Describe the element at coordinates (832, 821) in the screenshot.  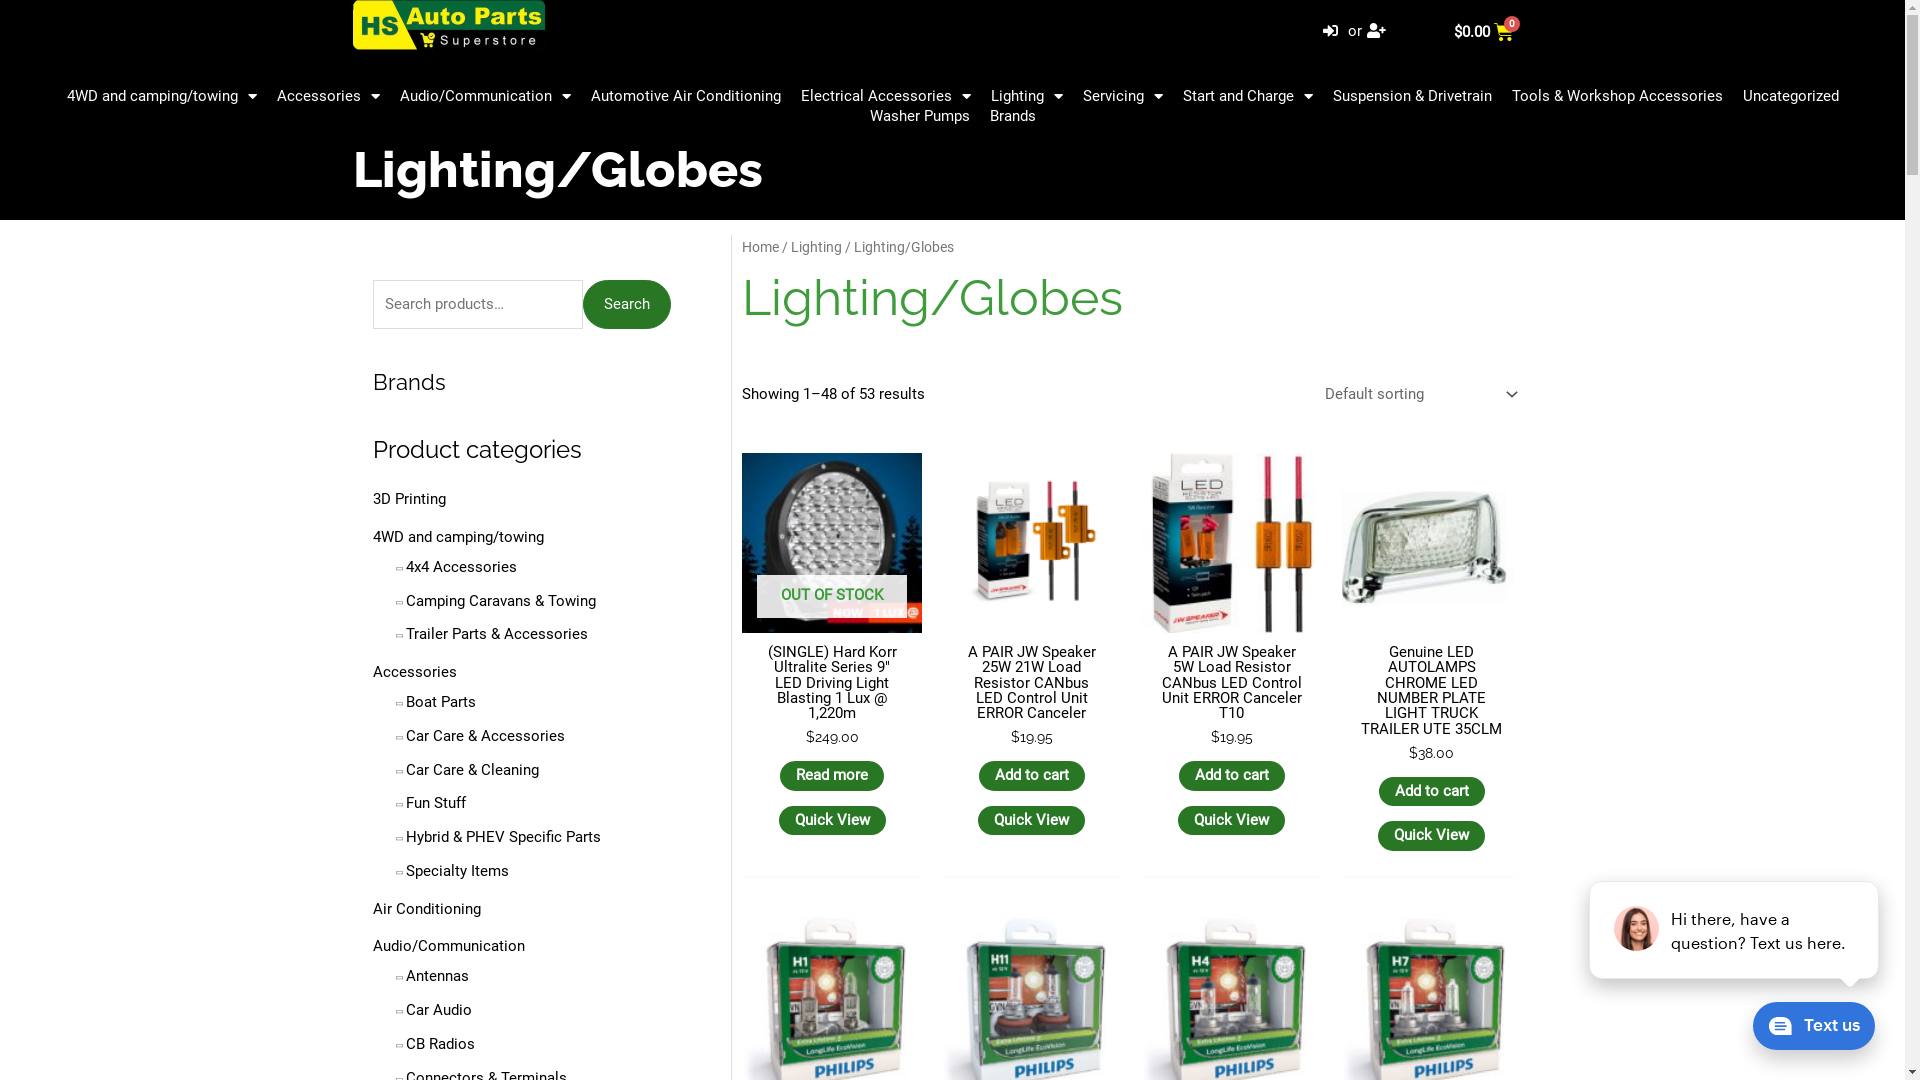
I see `'Quick View'` at that location.